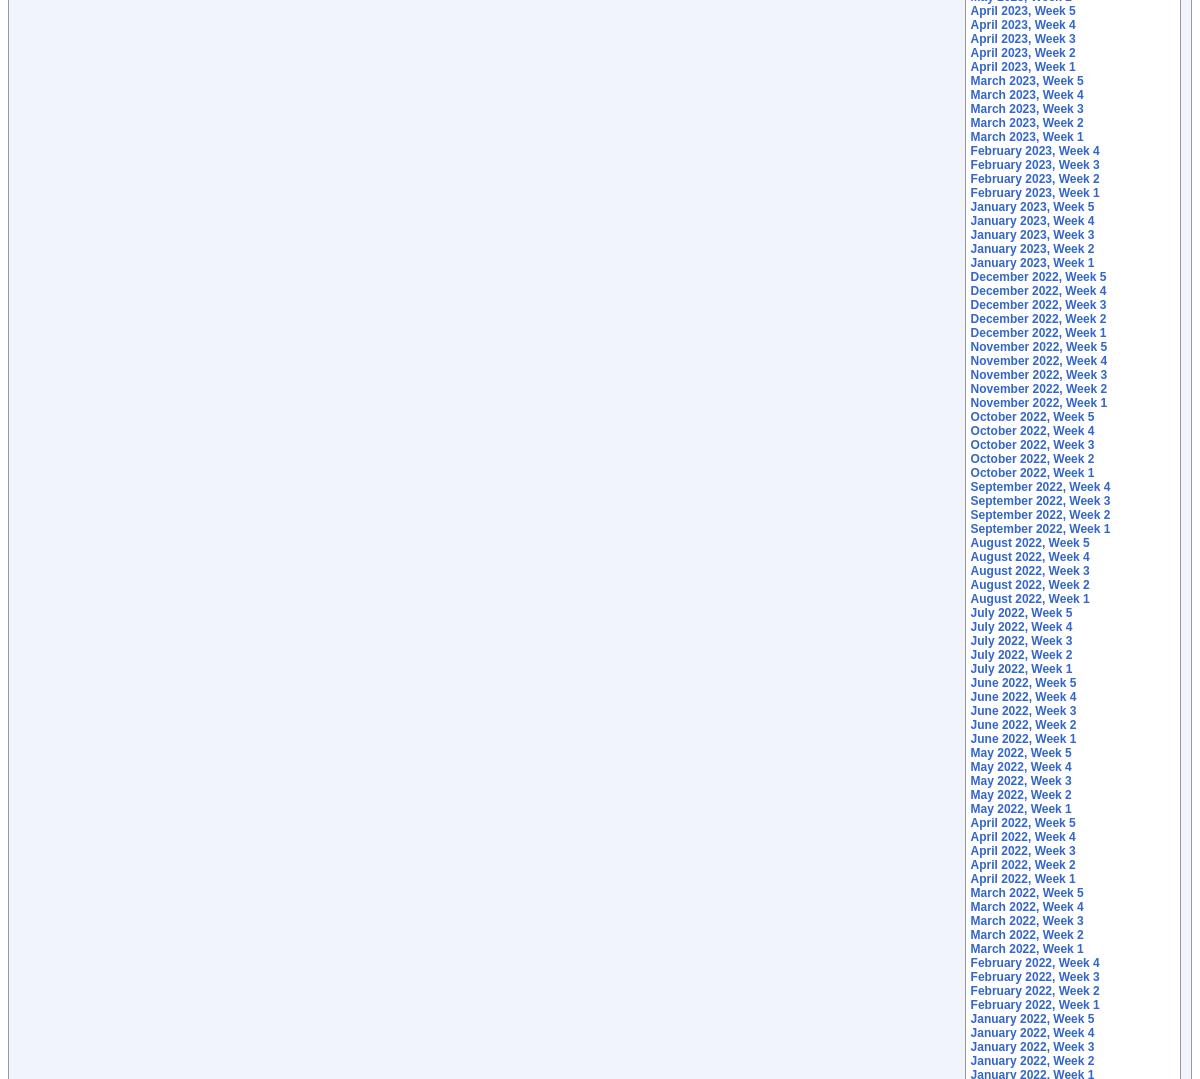 The image size is (1200, 1079). I want to click on 'September 2022, Week 3', so click(1040, 500).